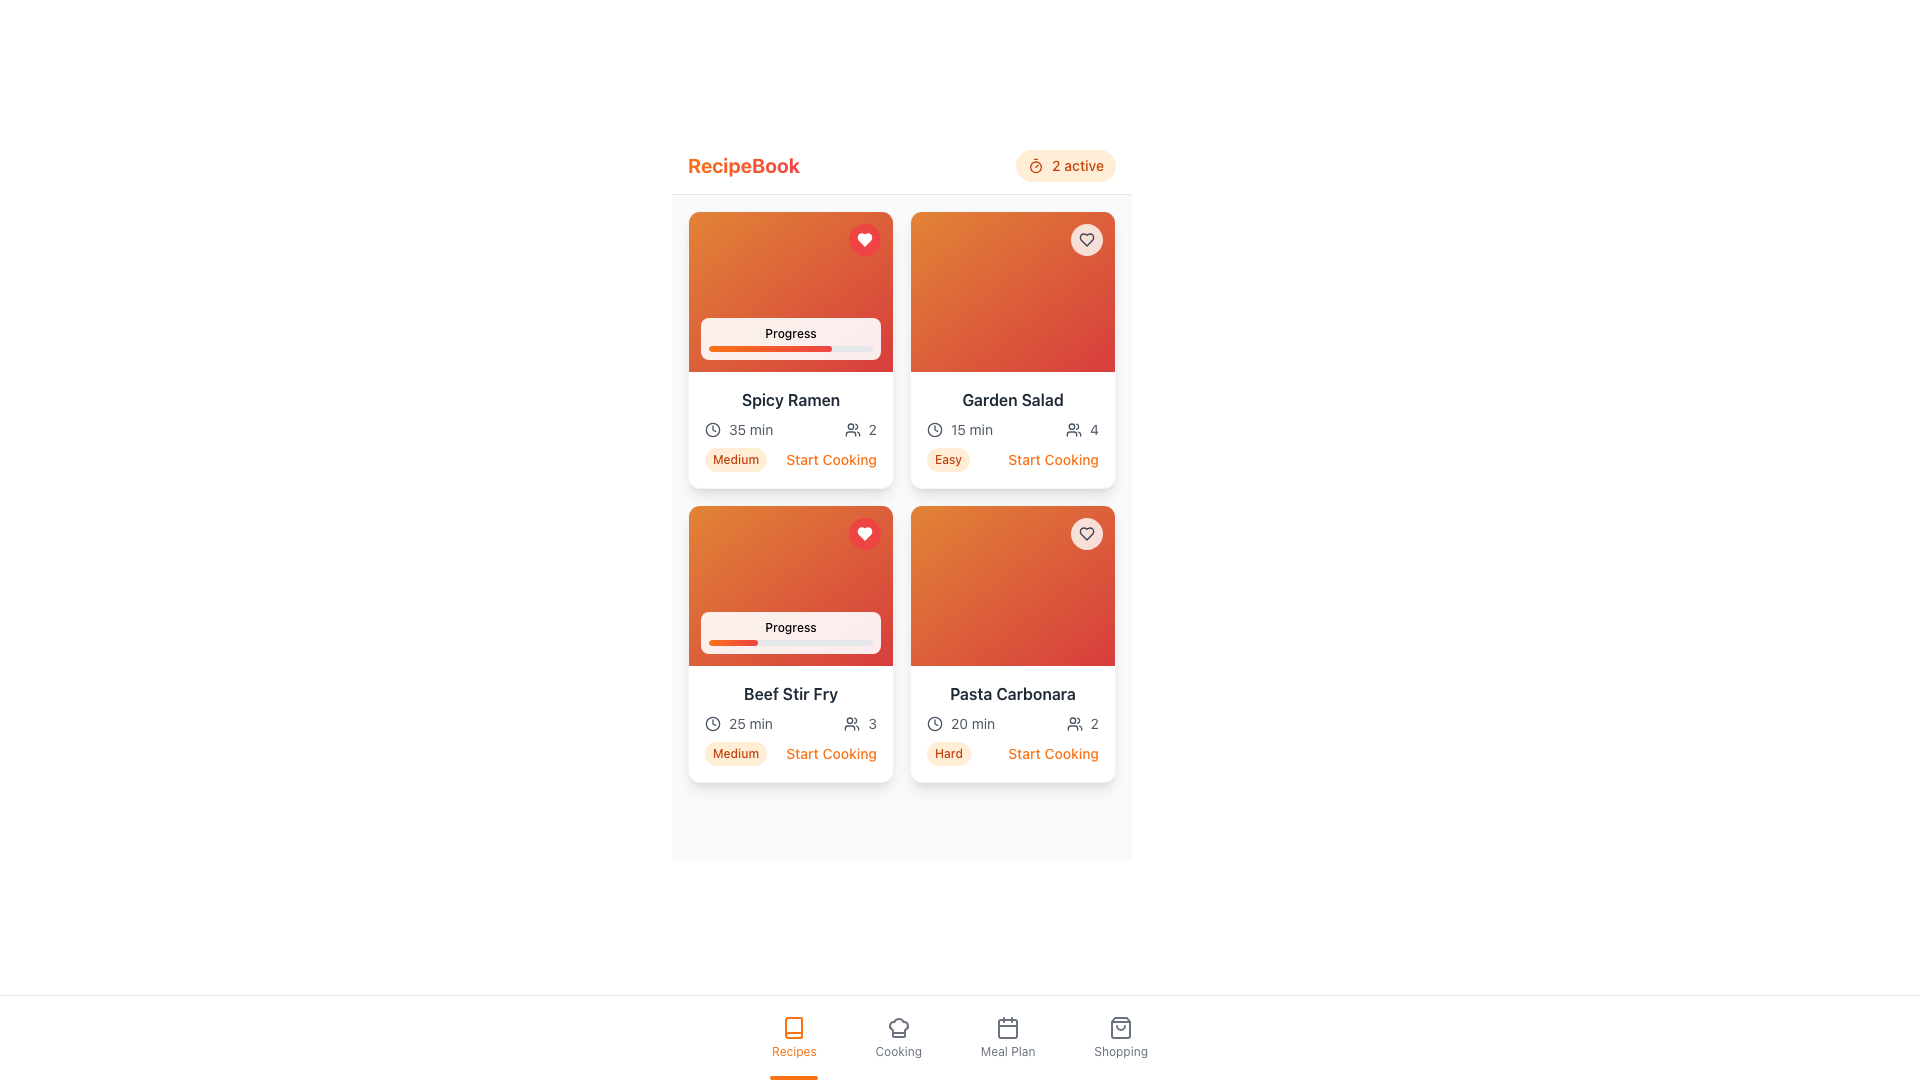 The width and height of the screenshot is (1920, 1080). What do you see at coordinates (897, 1028) in the screenshot?
I see `the 'Cooking' icon located in the center of the navigation bar at the bottom of the interface` at bounding box center [897, 1028].